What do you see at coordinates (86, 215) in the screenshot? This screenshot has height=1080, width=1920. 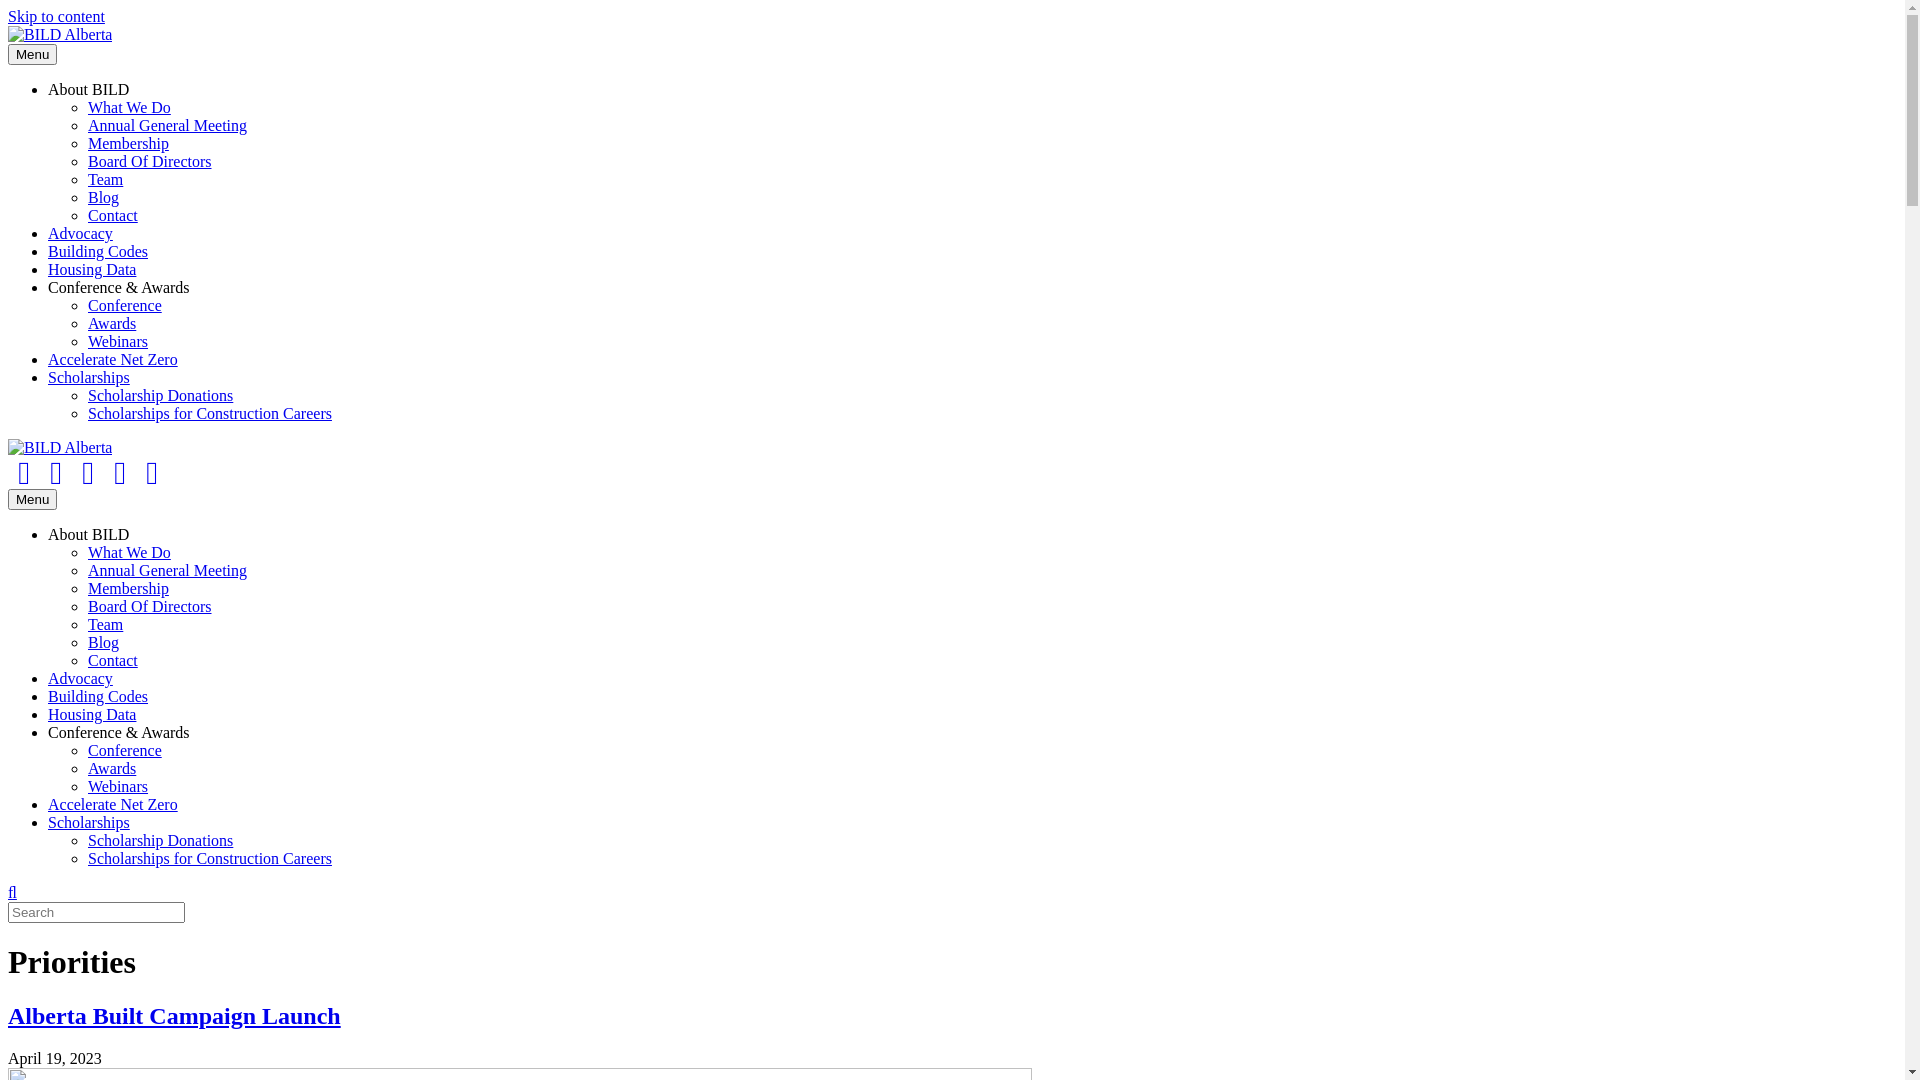 I see `'Contact'` at bounding box center [86, 215].